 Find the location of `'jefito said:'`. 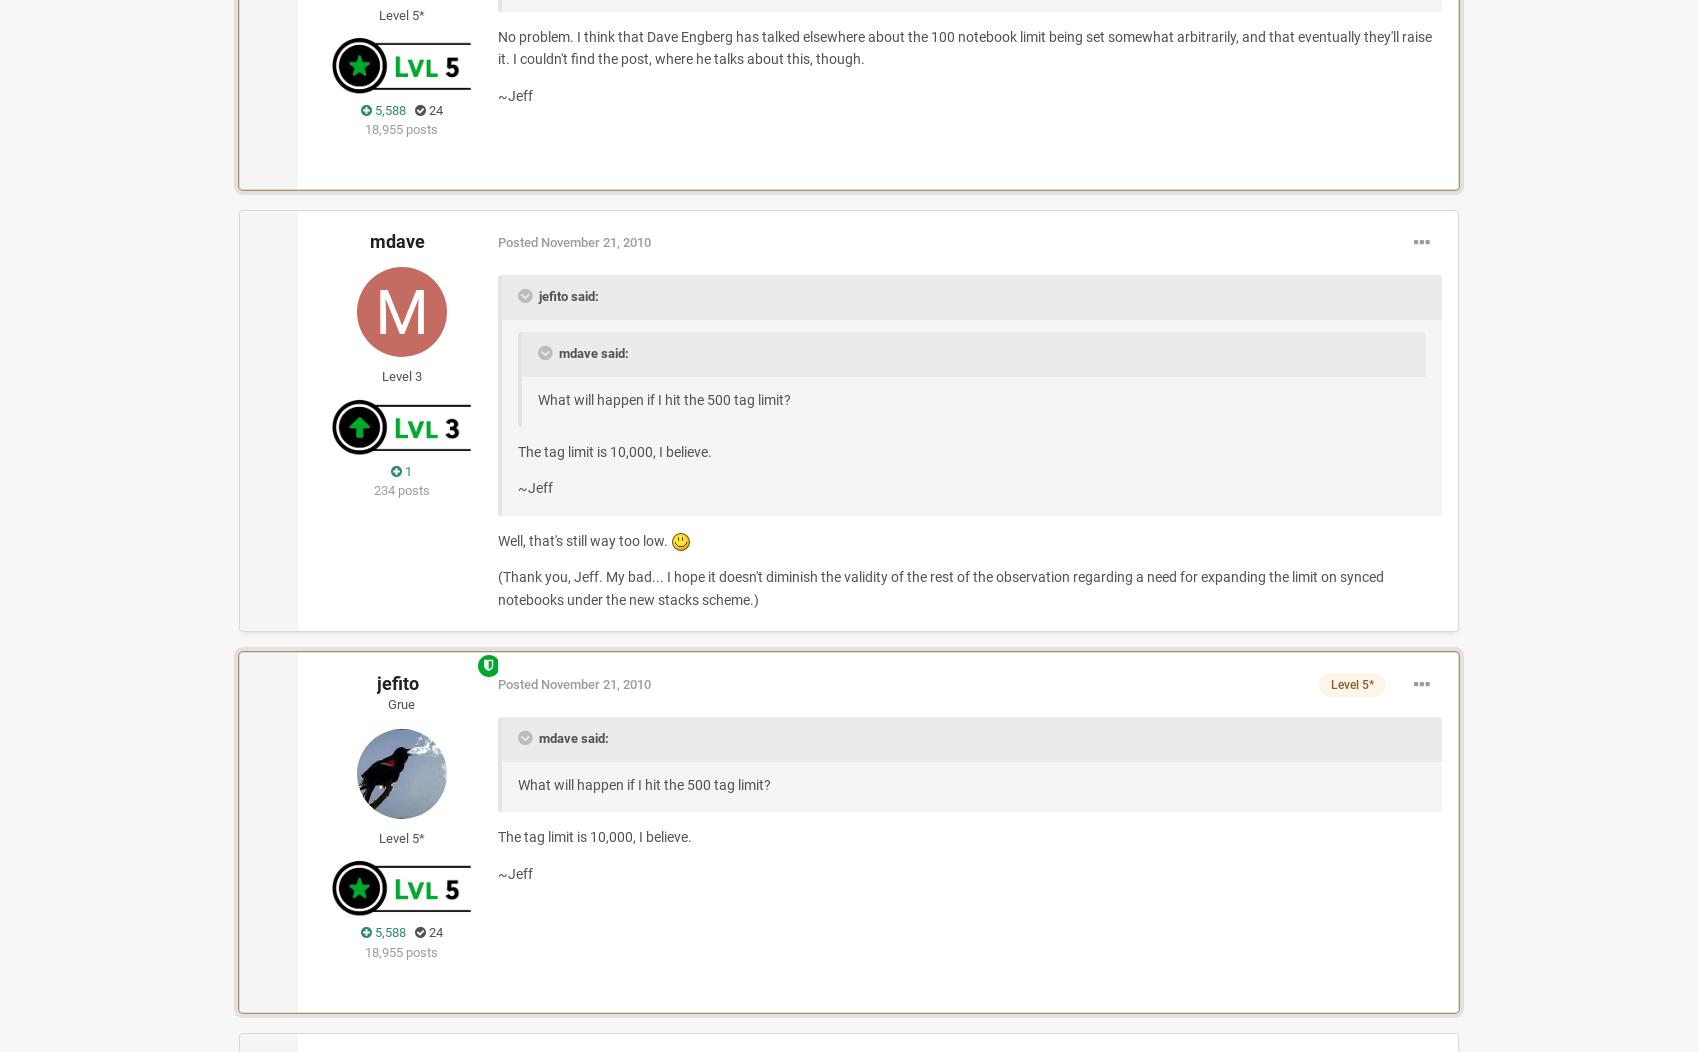

'jefito said:' is located at coordinates (566, 296).